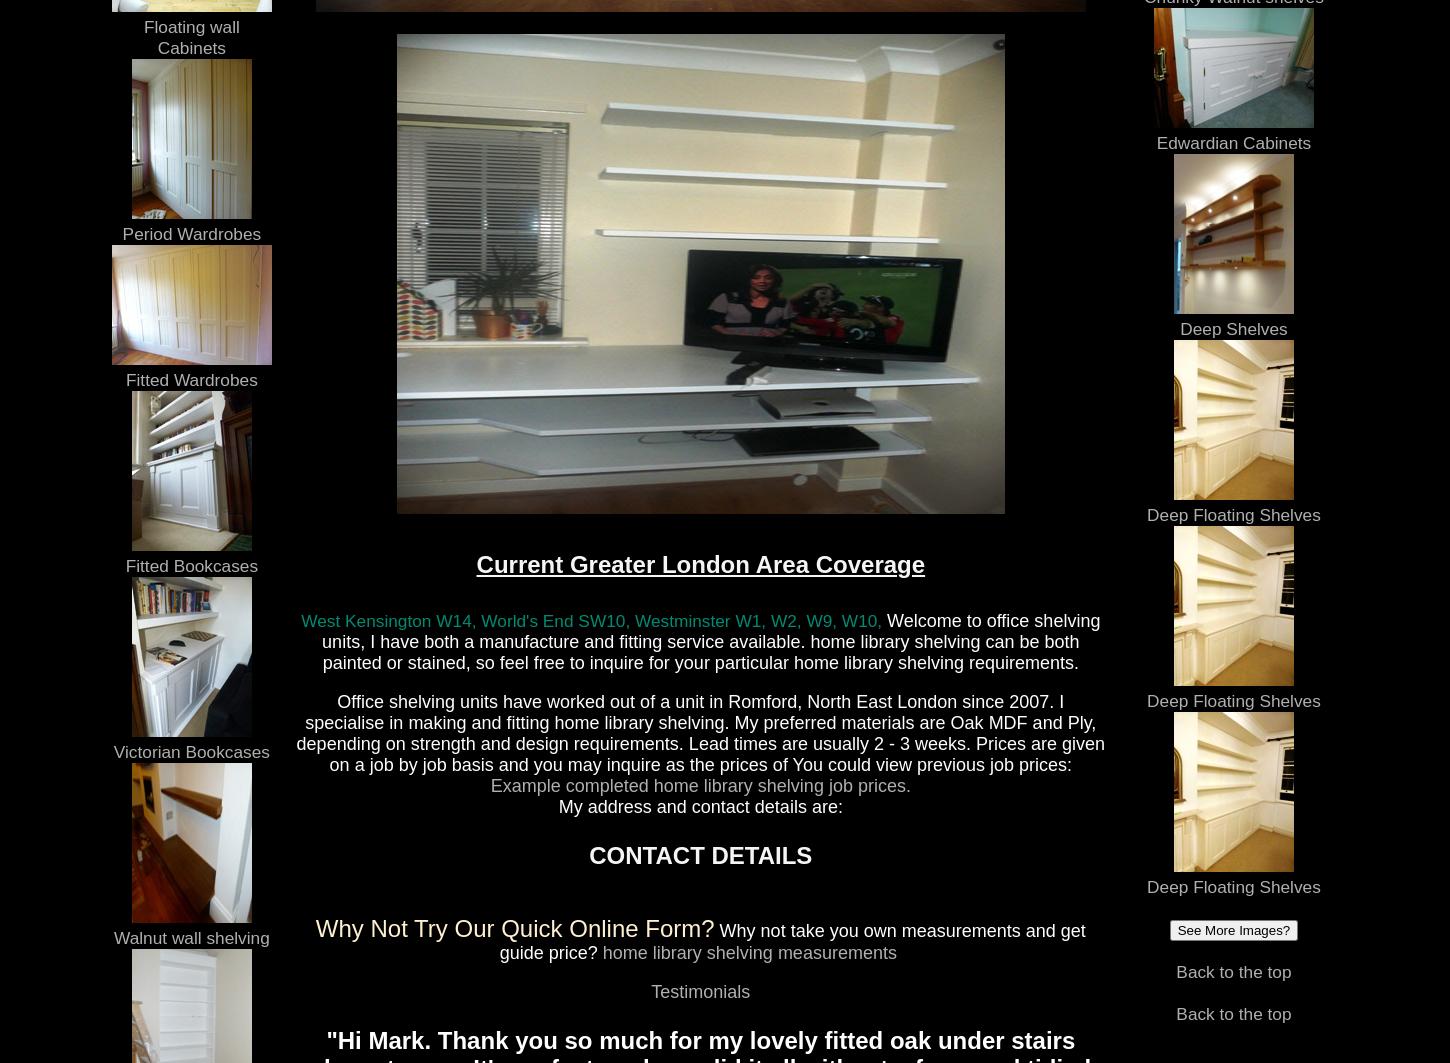 The width and height of the screenshot is (1450, 1063). Describe the element at coordinates (112, 750) in the screenshot. I see `'Victorian Bookcases'` at that location.